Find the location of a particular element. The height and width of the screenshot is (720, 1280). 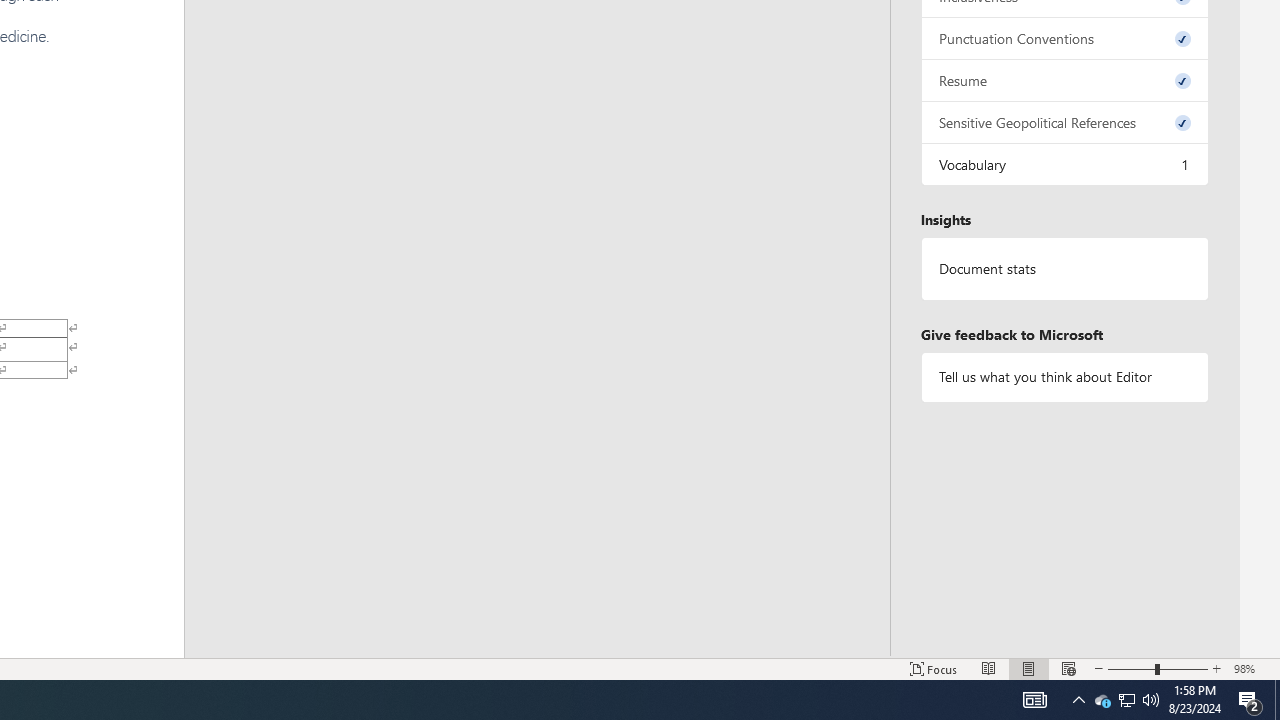

'Document statistics' is located at coordinates (1063, 268).